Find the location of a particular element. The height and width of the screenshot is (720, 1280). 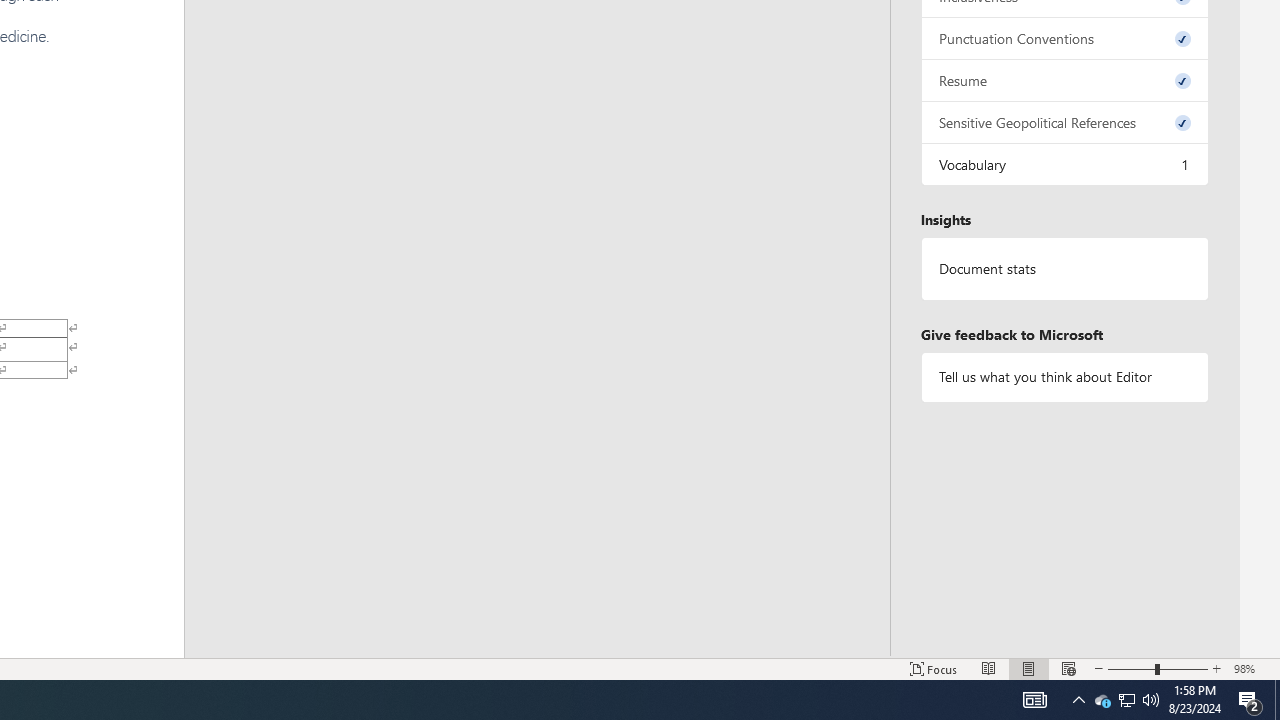

'Document statistics' is located at coordinates (1063, 268).